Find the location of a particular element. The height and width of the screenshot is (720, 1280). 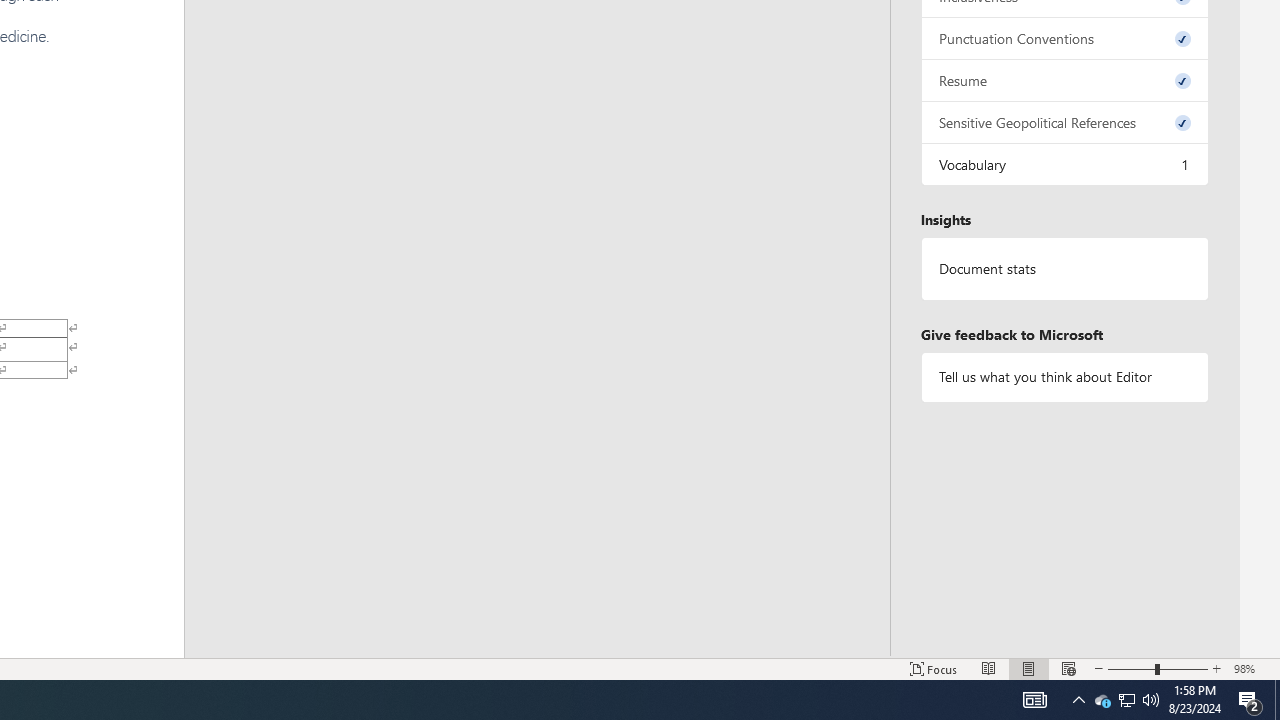

'Document statistics' is located at coordinates (1063, 268).